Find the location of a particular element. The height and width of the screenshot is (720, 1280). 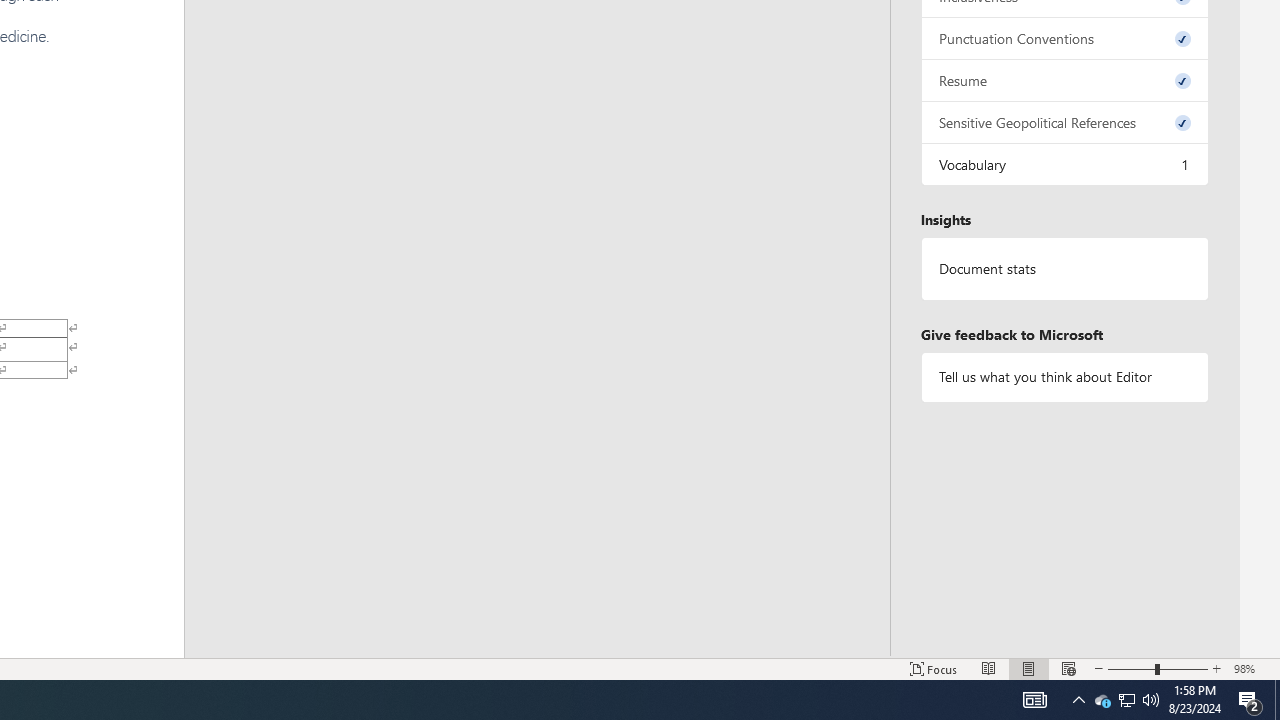

'Document statistics' is located at coordinates (1063, 268).